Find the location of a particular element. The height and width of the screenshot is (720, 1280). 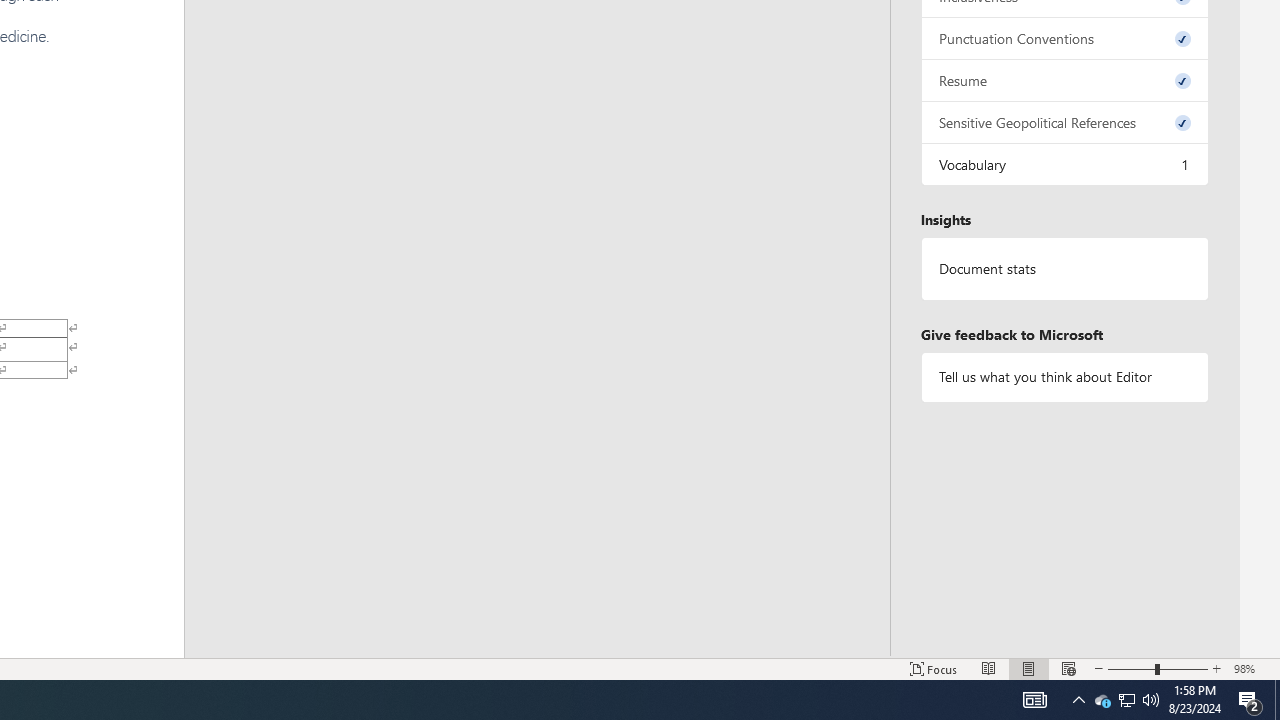

'Document statistics' is located at coordinates (1063, 268).